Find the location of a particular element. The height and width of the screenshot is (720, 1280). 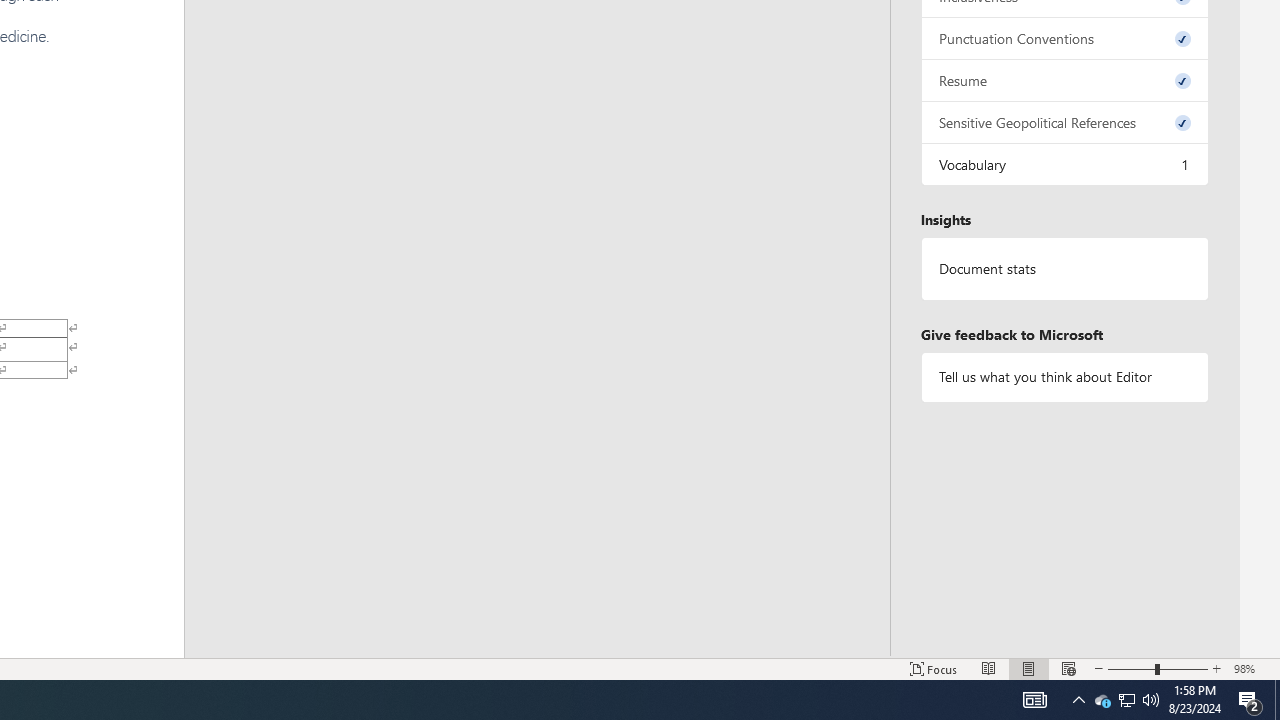

'Document statistics' is located at coordinates (1063, 268).